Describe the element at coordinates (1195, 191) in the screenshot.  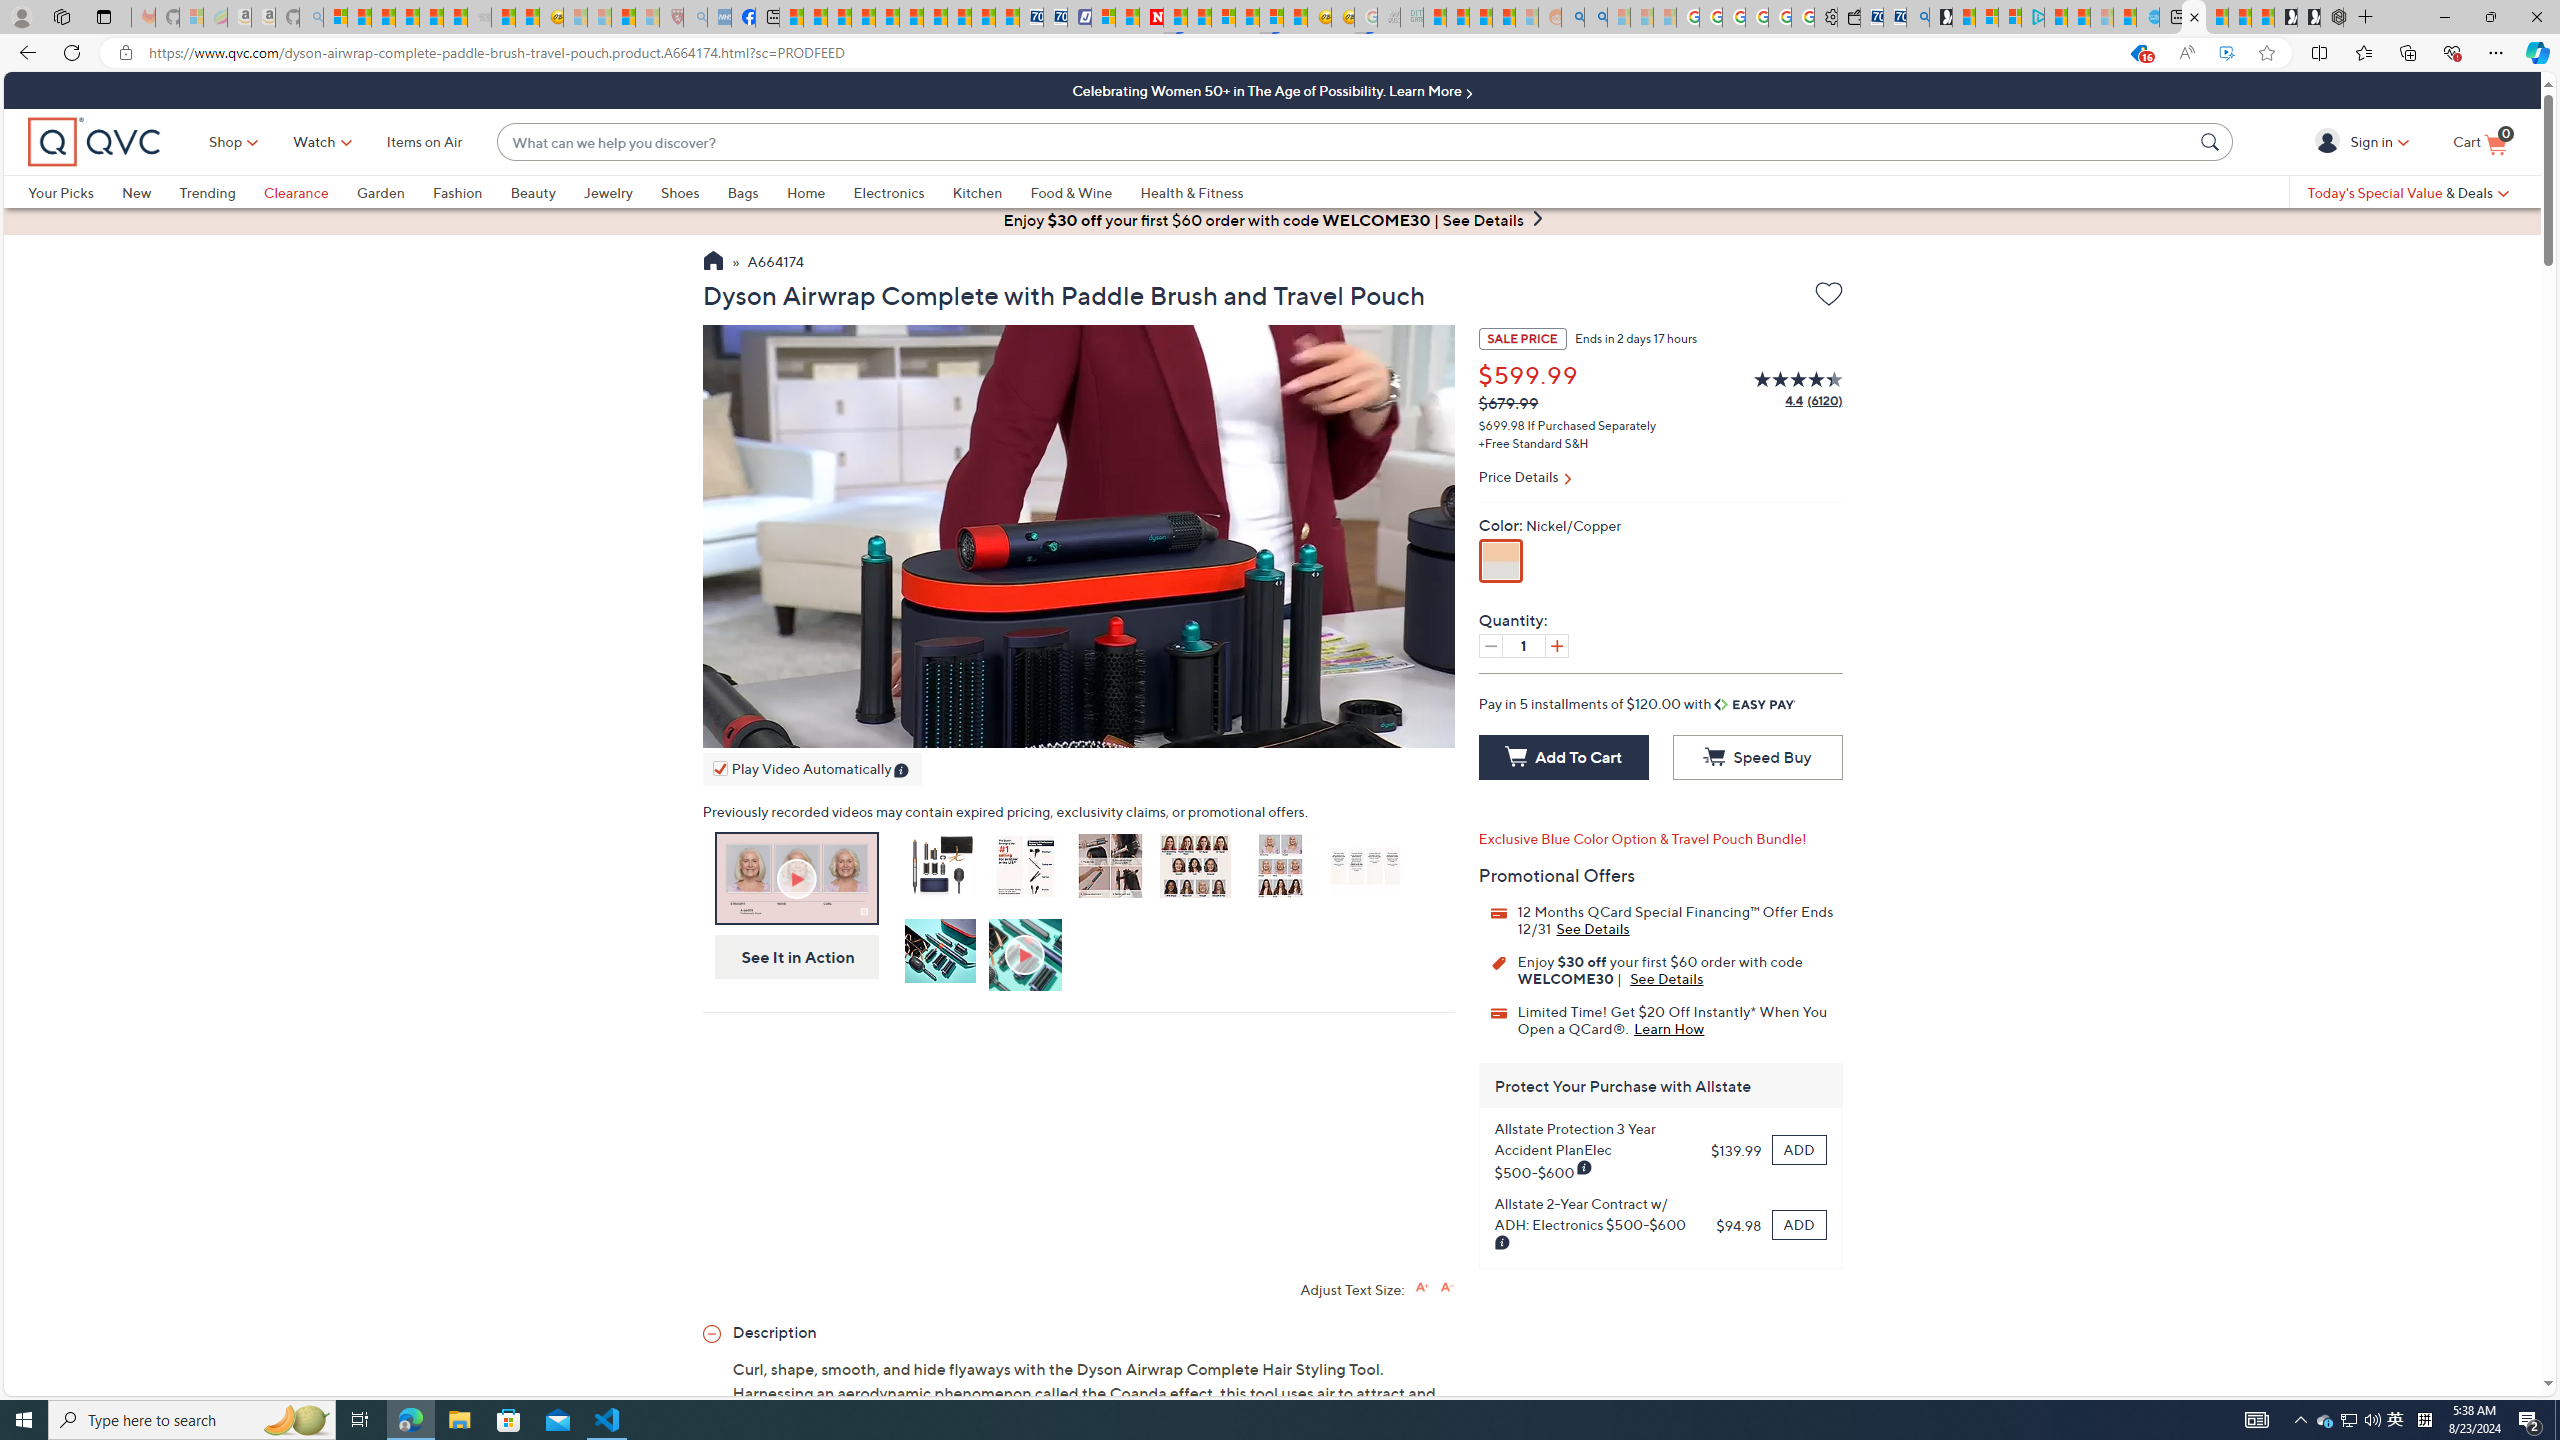
I see `'Health & Fitness'` at that location.